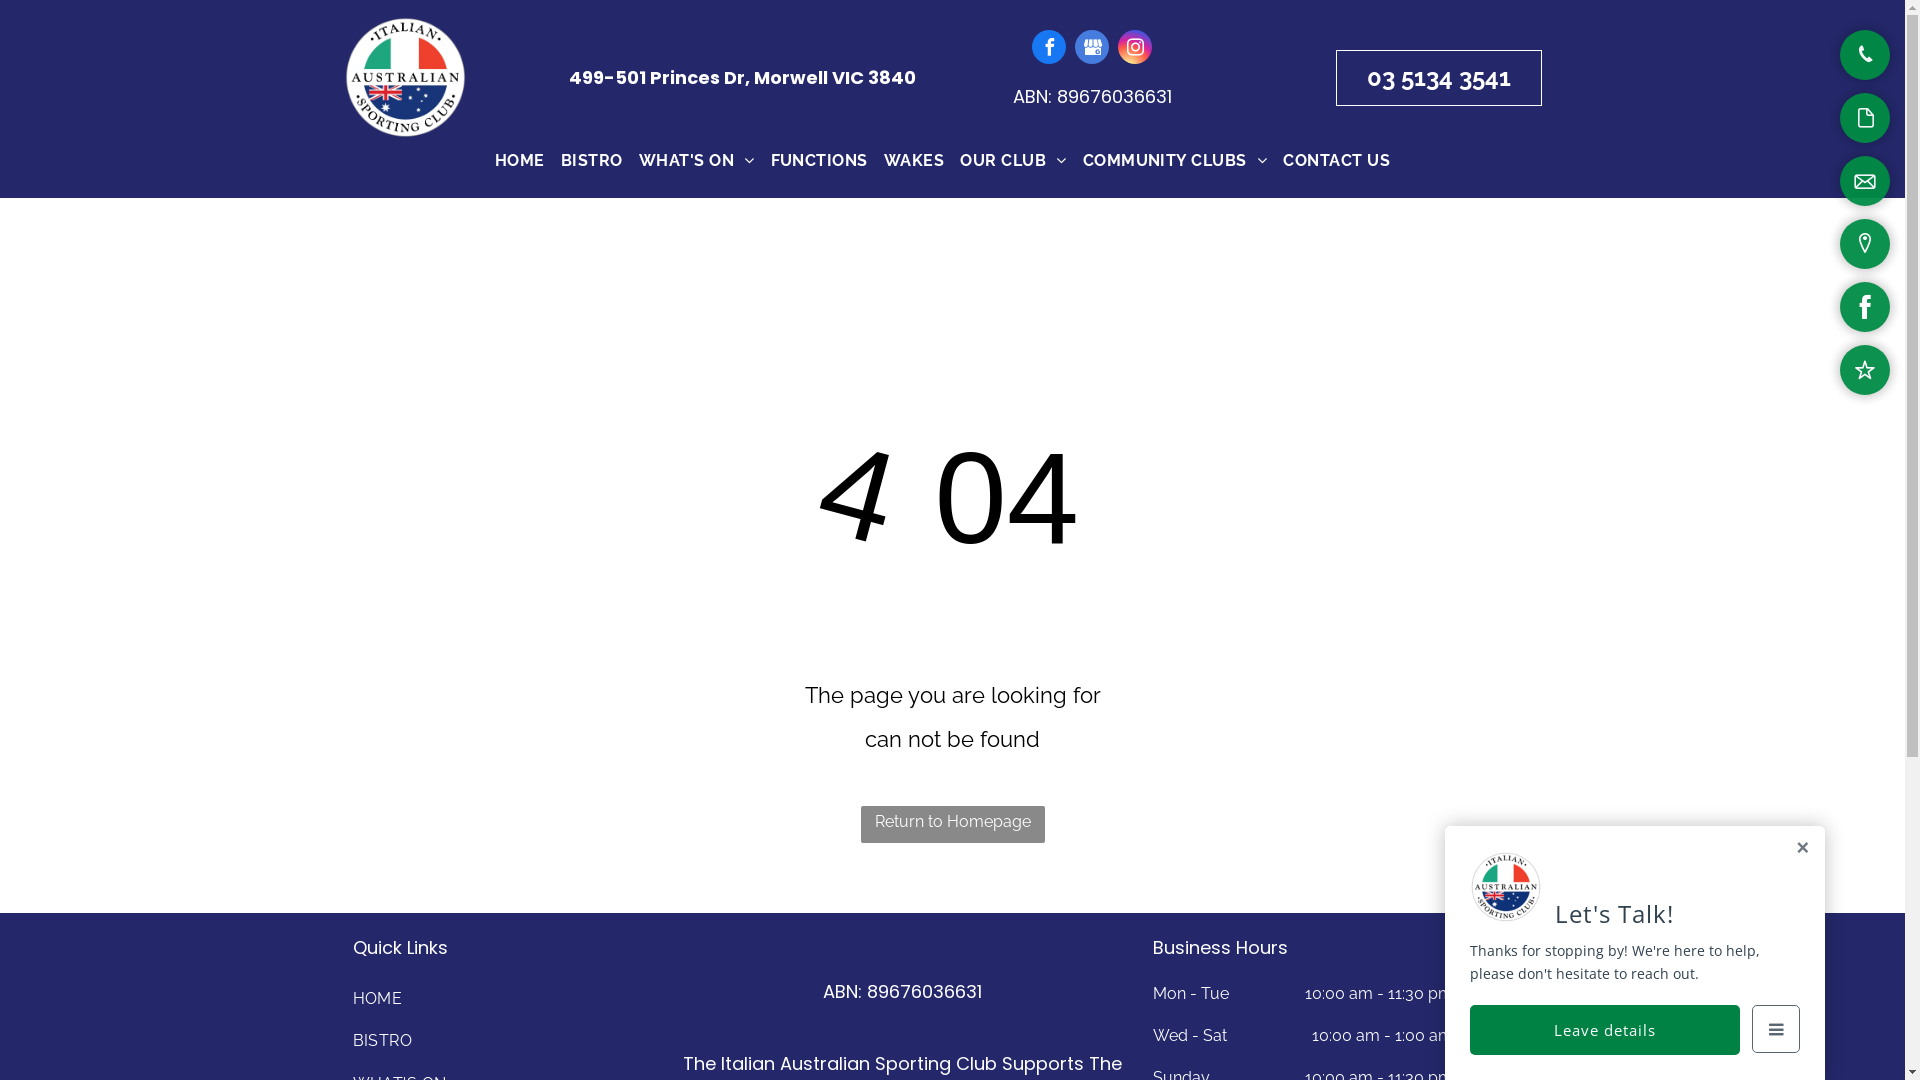 This screenshot has width=1920, height=1080. I want to click on 'Return to Homepage', so click(950, 824).